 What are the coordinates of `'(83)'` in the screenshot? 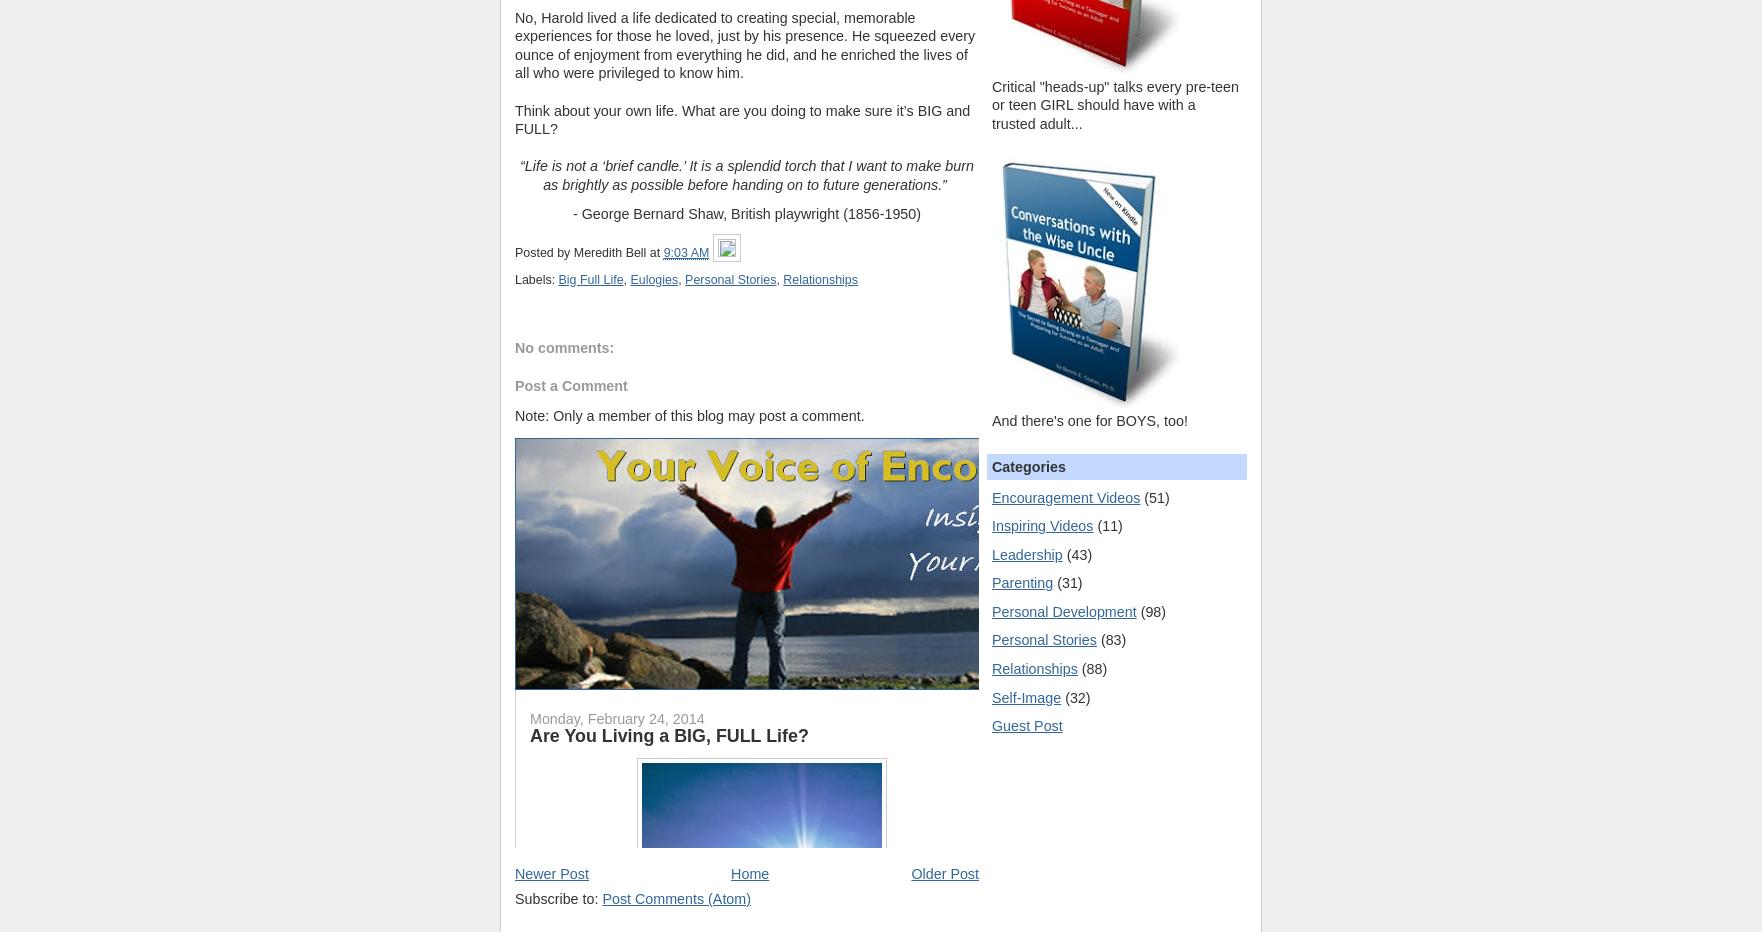 It's located at (1113, 639).